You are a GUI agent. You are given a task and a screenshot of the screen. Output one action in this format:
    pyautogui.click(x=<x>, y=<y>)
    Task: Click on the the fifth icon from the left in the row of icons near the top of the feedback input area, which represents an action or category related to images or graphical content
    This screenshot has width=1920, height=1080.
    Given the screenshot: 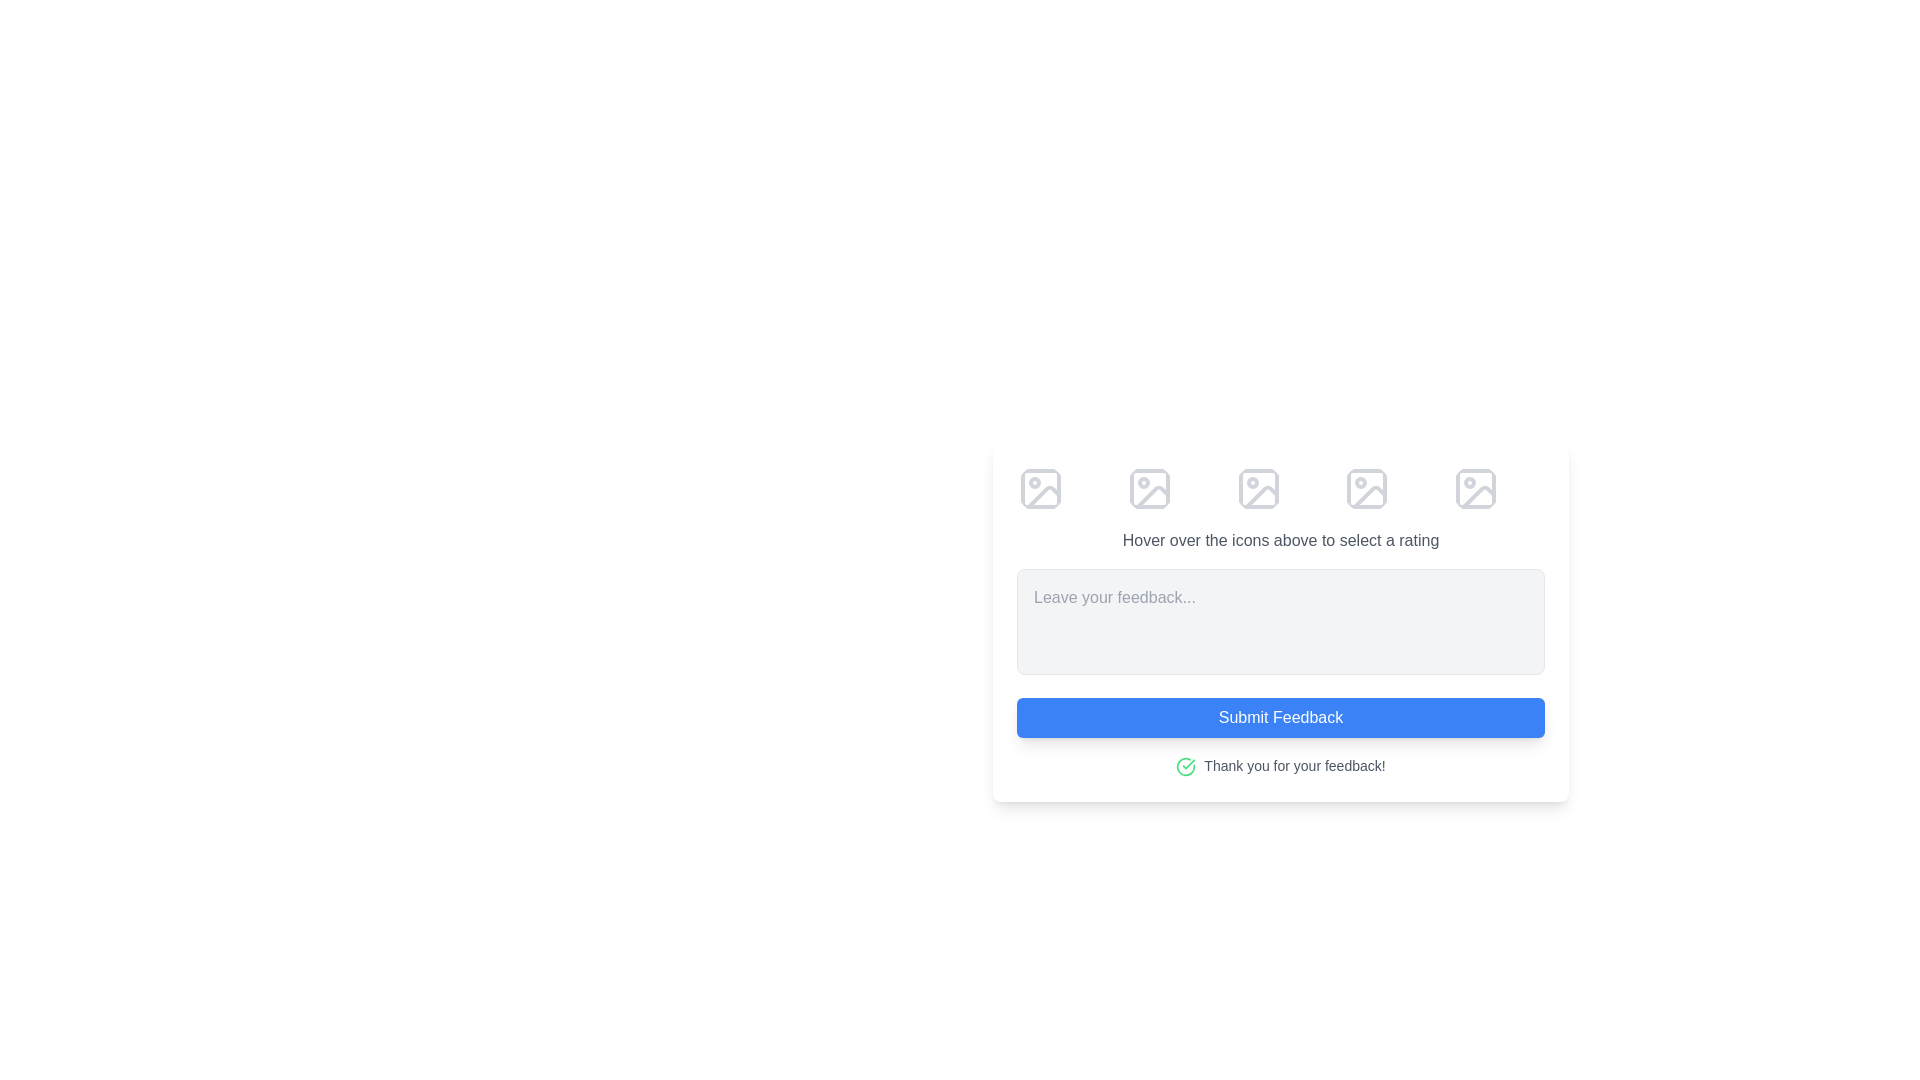 What is the action you would take?
    pyautogui.click(x=1479, y=496)
    